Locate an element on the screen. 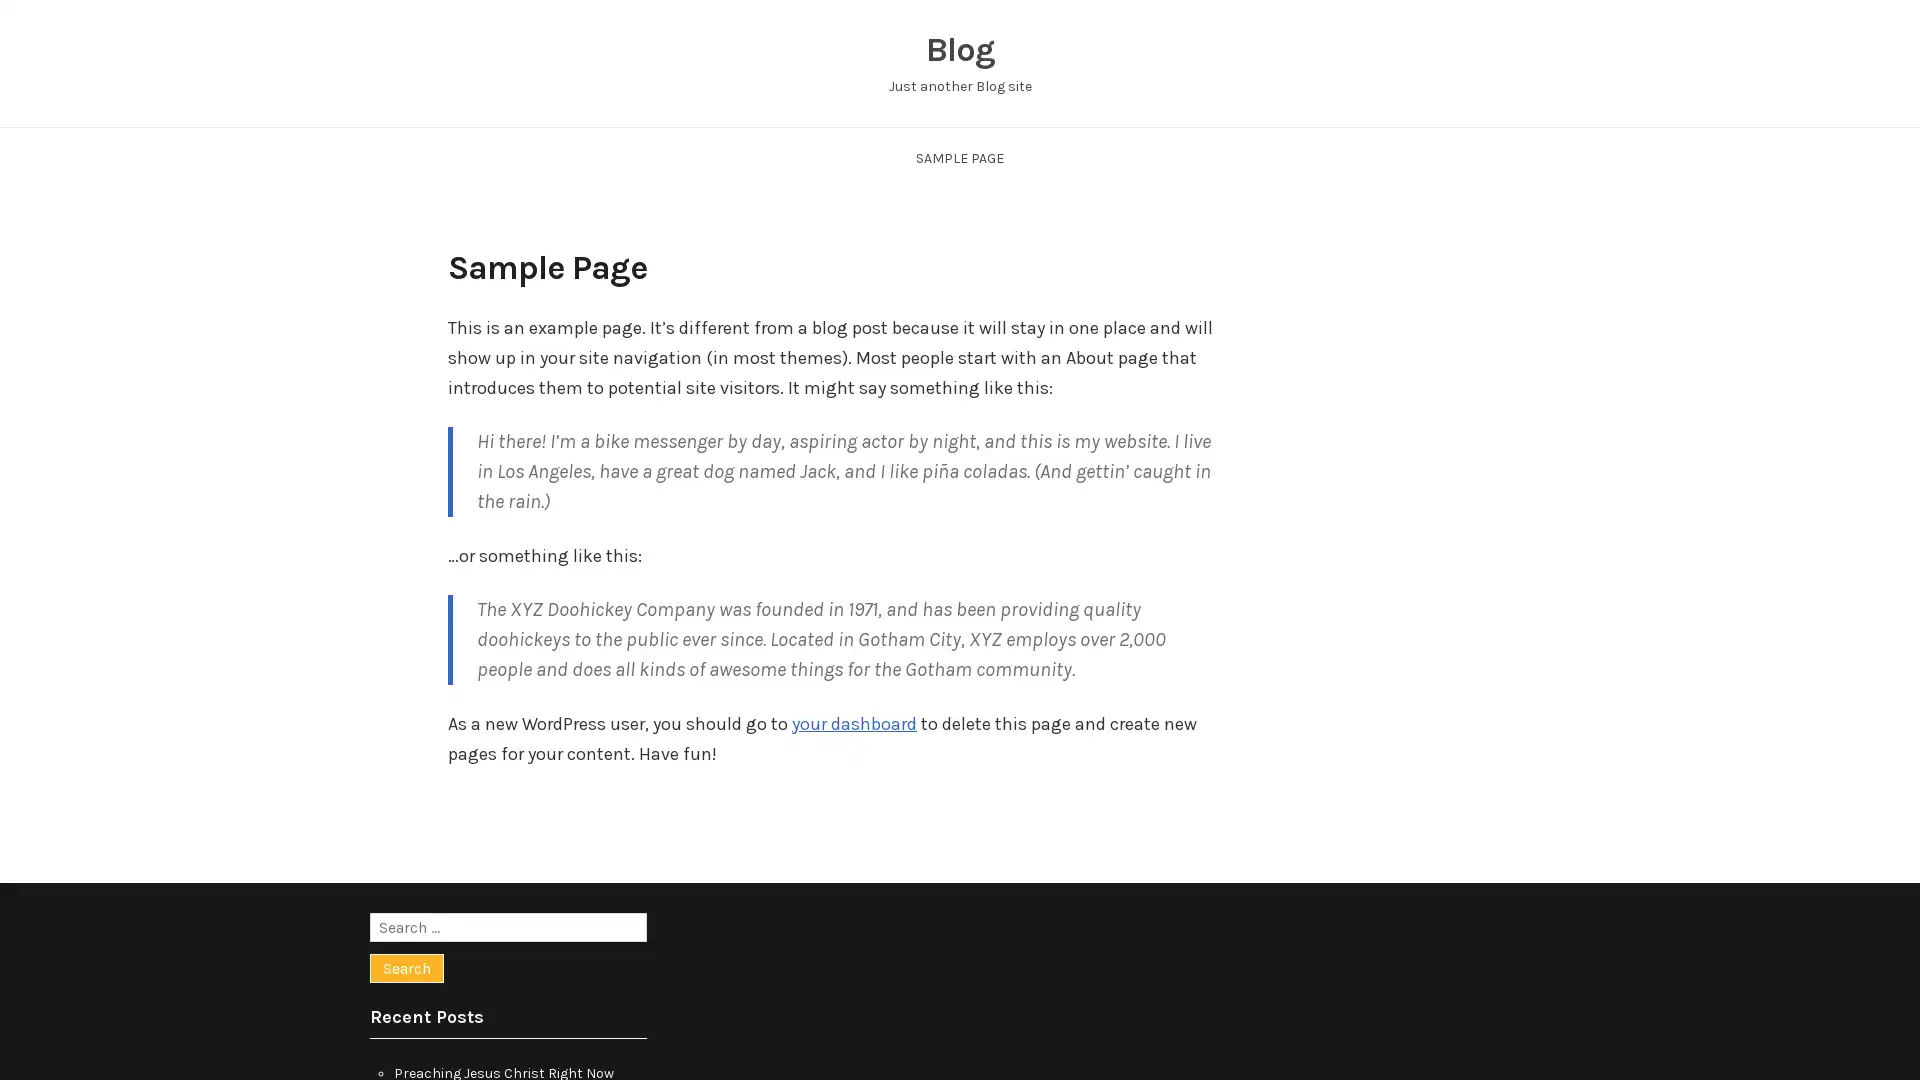 This screenshot has width=1920, height=1080. Search is located at coordinates (406, 966).